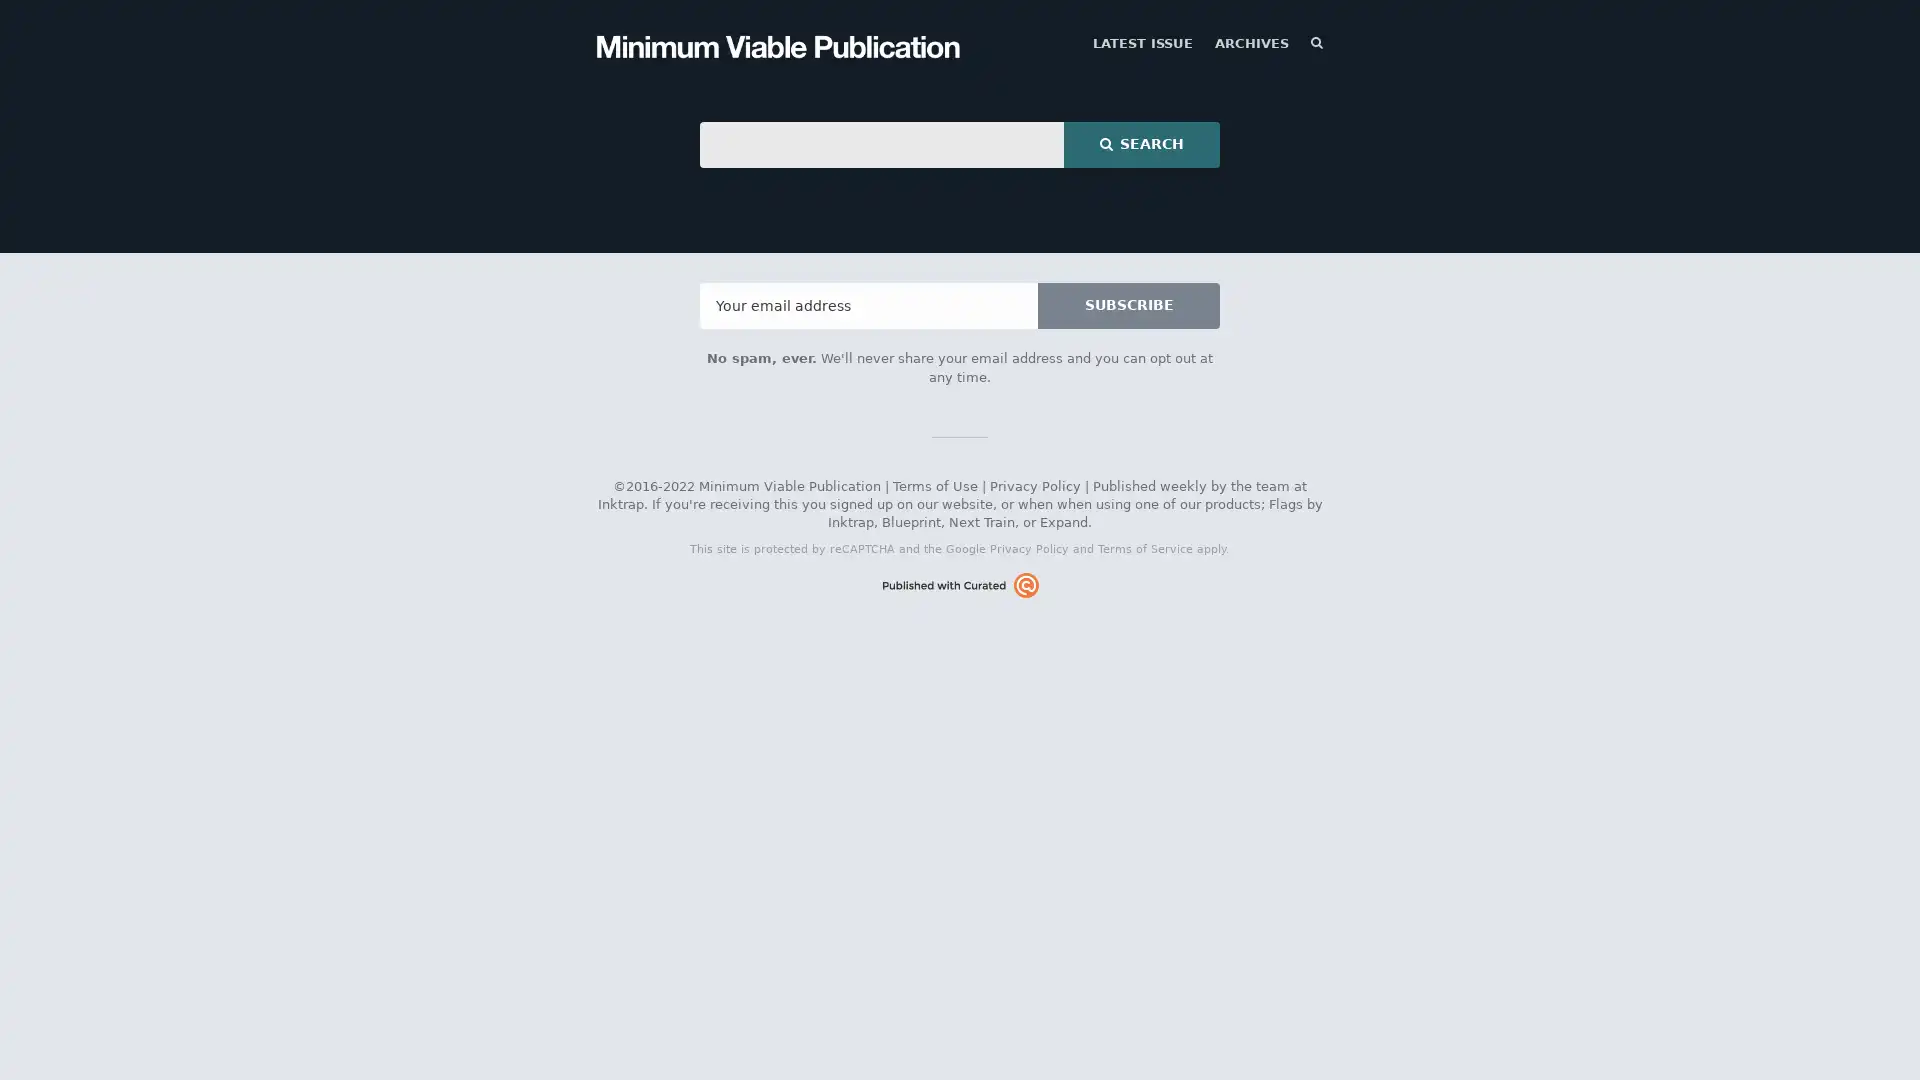 The width and height of the screenshot is (1920, 1080). What do you see at coordinates (598, 4) in the screenshot?
I see `TOGGLE MENU` at bounding box center [598, 4].